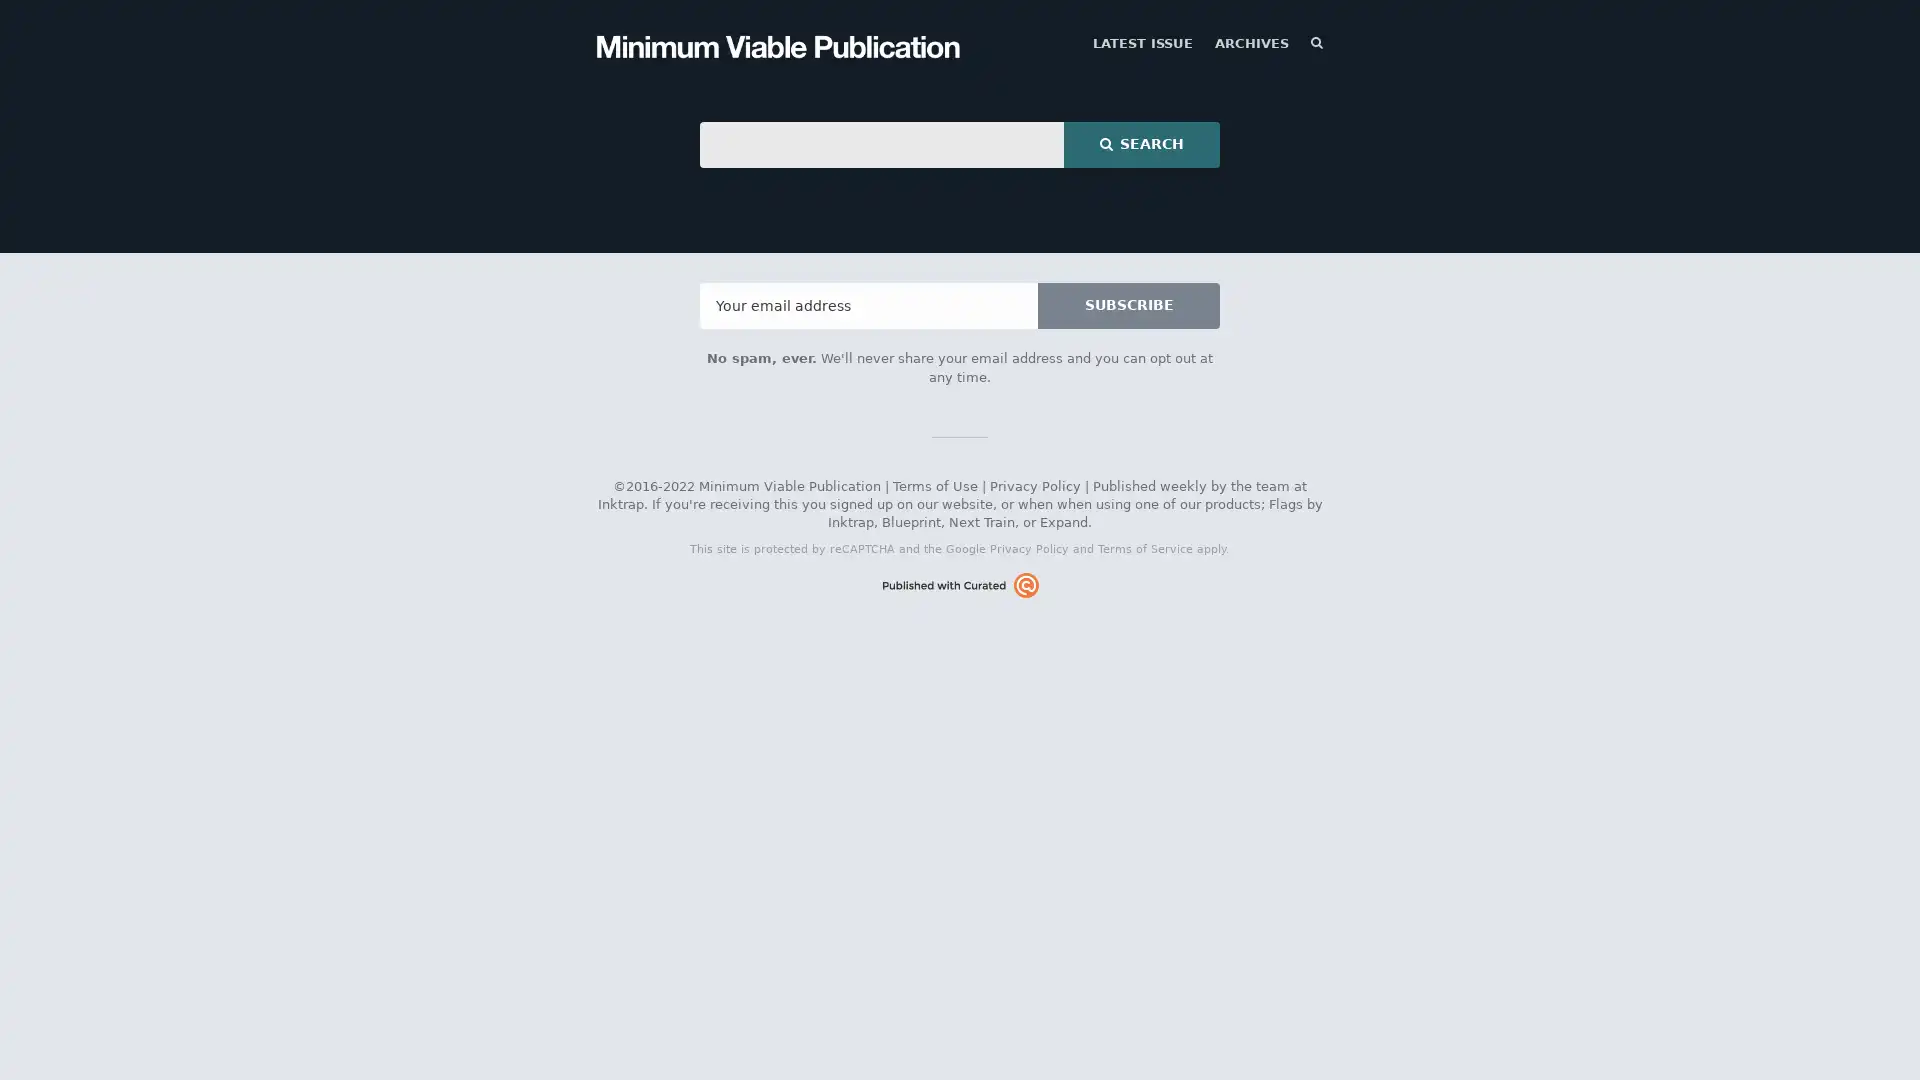 The width and height of the screenshot is (1920, 1080). What do you see at coordinates (598, 4) in the screenshot?
I see `TOGGLE MENU` at bounding box center [598, 4].